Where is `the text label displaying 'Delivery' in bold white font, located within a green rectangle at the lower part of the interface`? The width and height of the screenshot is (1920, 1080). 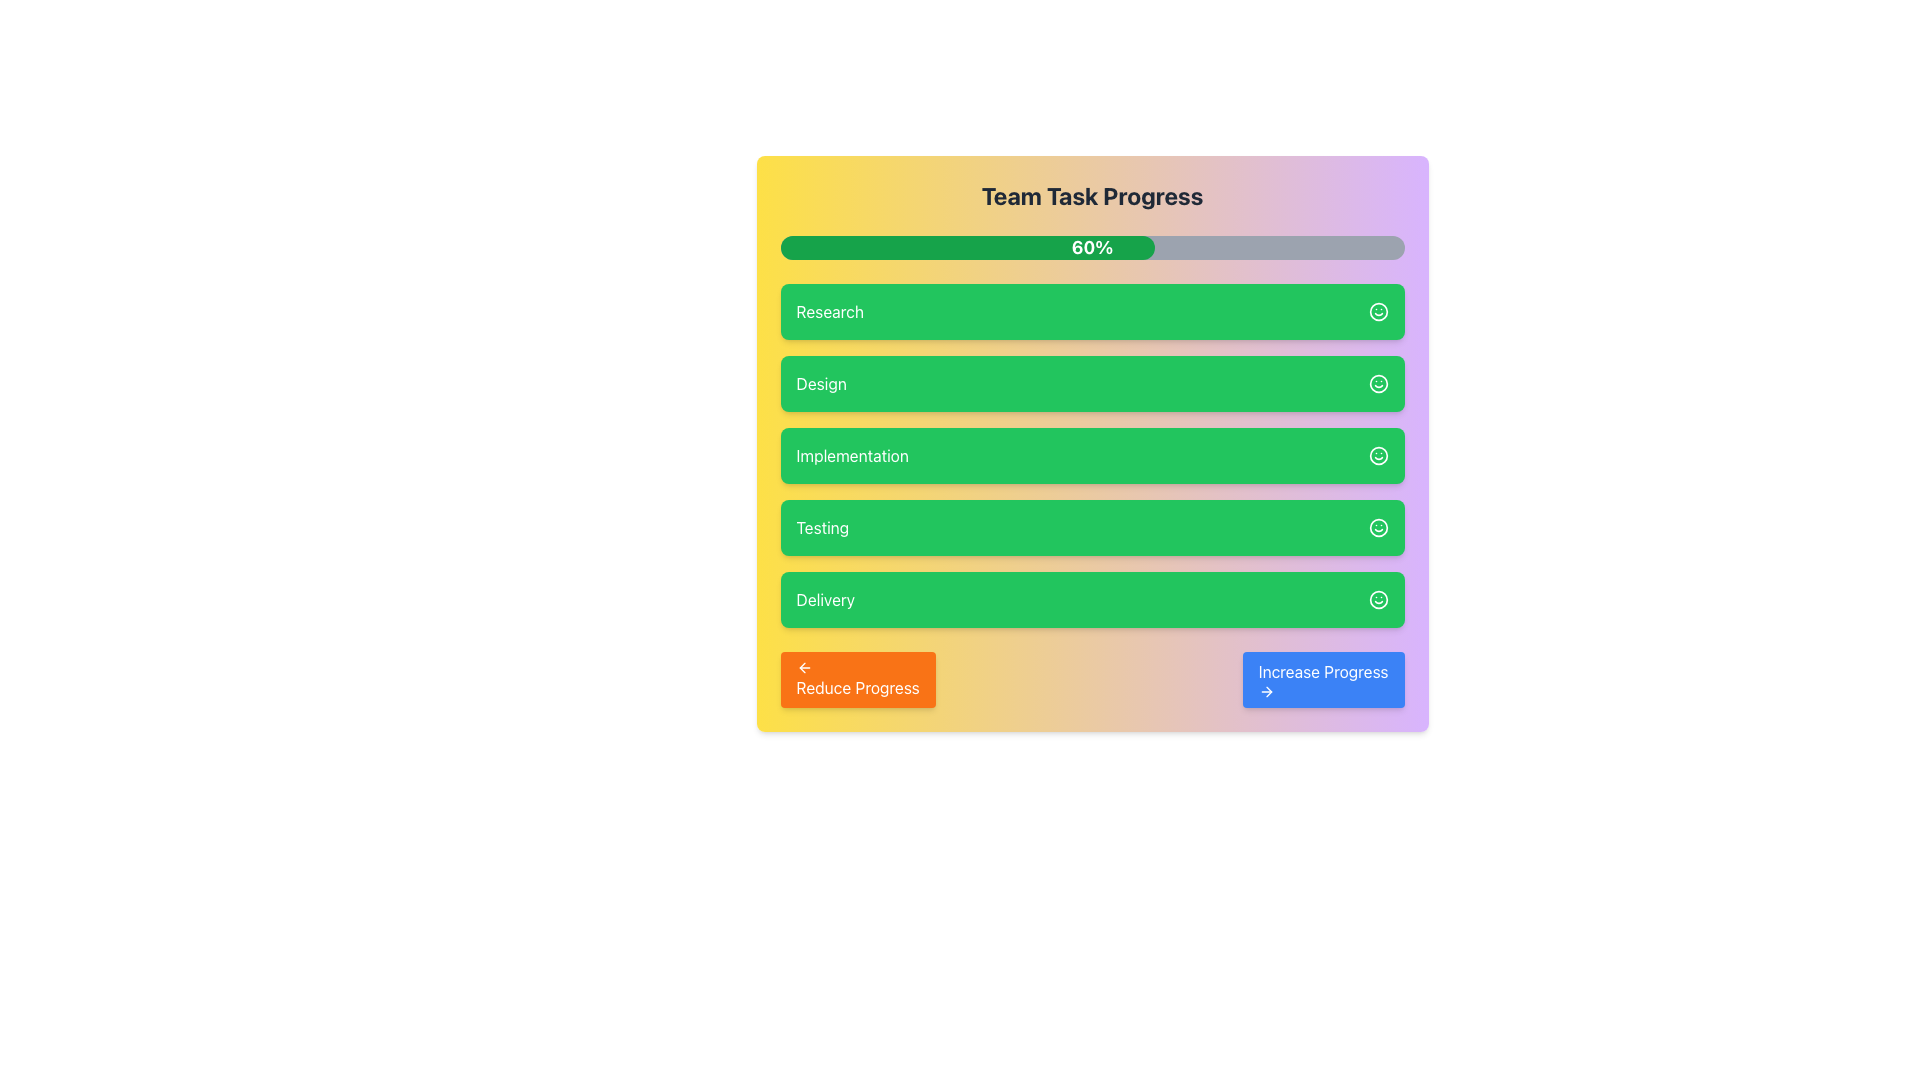
the text label displaying 'Delivery' in bold white font, located within a green rectangle at the lower part of the interface is located at coordinates (825, 599).